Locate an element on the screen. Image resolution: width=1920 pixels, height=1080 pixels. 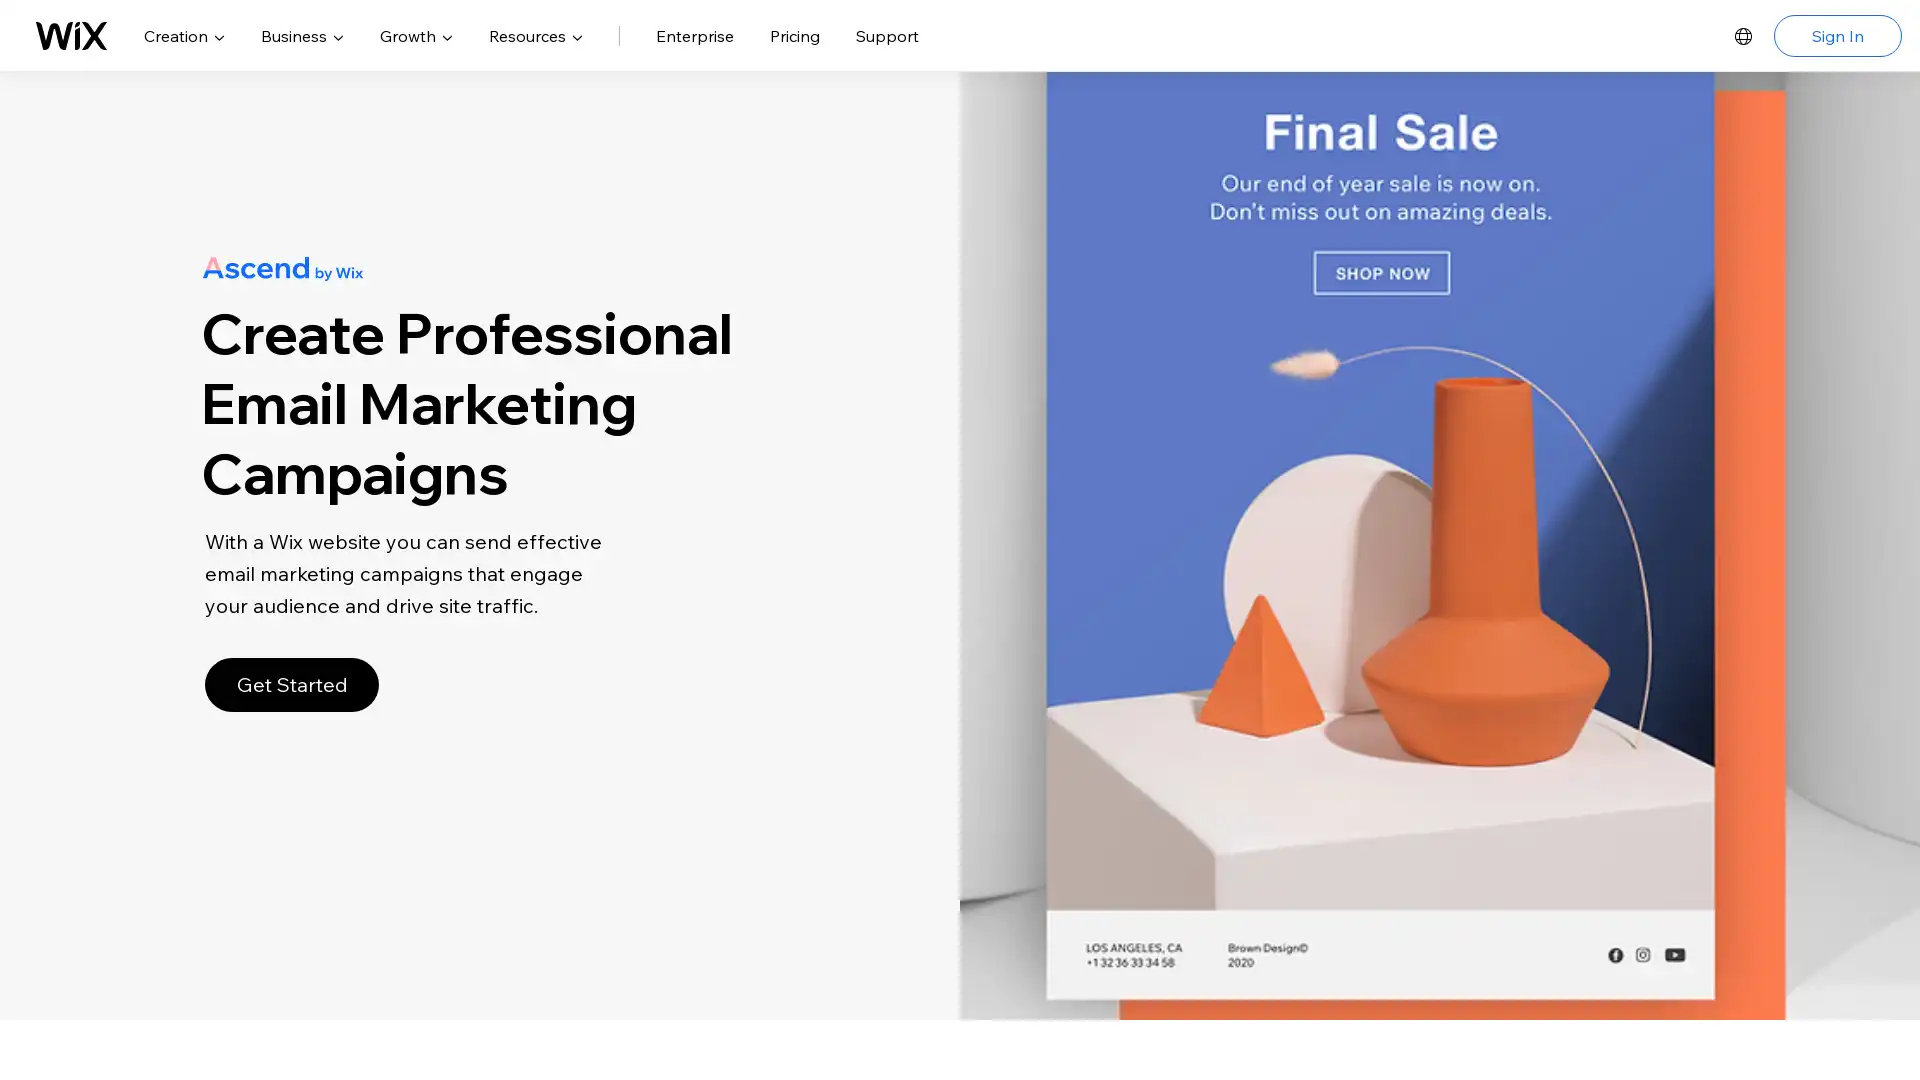
Growth is located at coordinates (415, 34).